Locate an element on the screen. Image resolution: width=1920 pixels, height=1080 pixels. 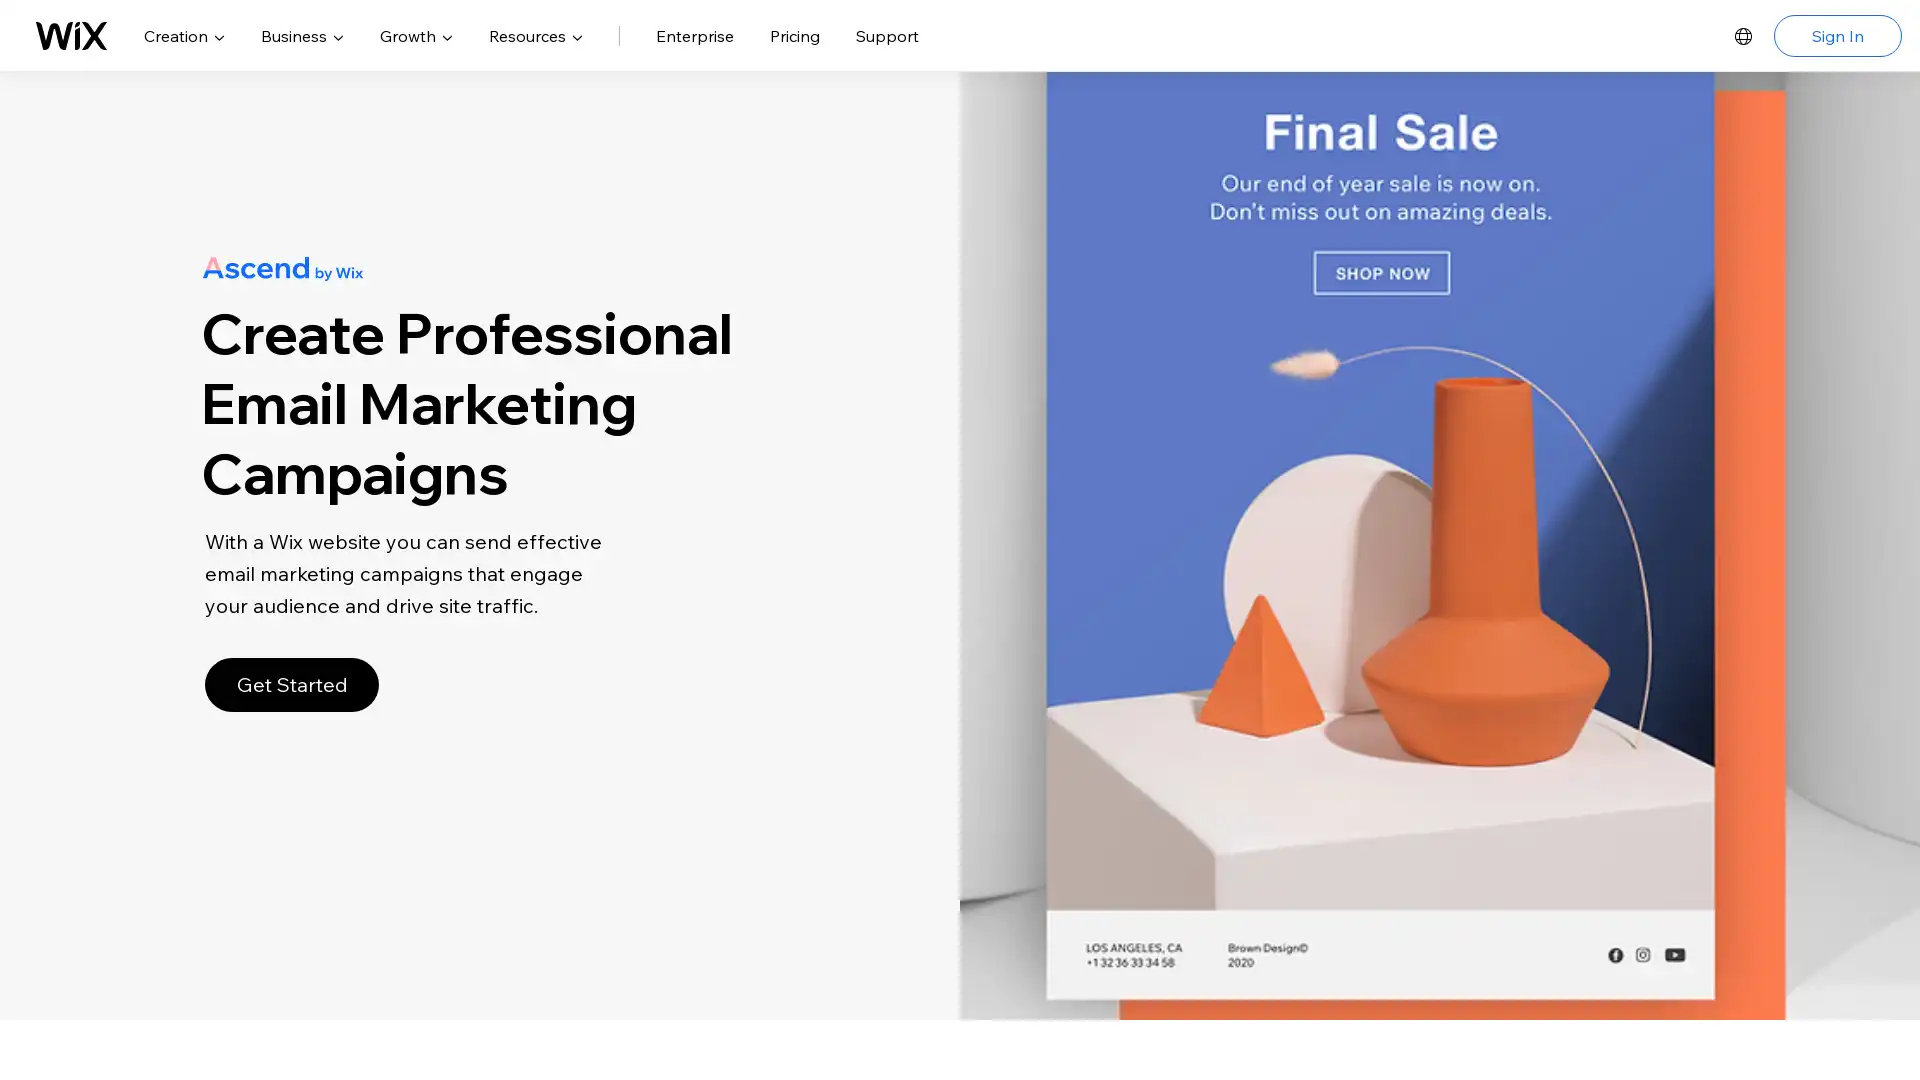
Growth is located at coordinates (415, 34).